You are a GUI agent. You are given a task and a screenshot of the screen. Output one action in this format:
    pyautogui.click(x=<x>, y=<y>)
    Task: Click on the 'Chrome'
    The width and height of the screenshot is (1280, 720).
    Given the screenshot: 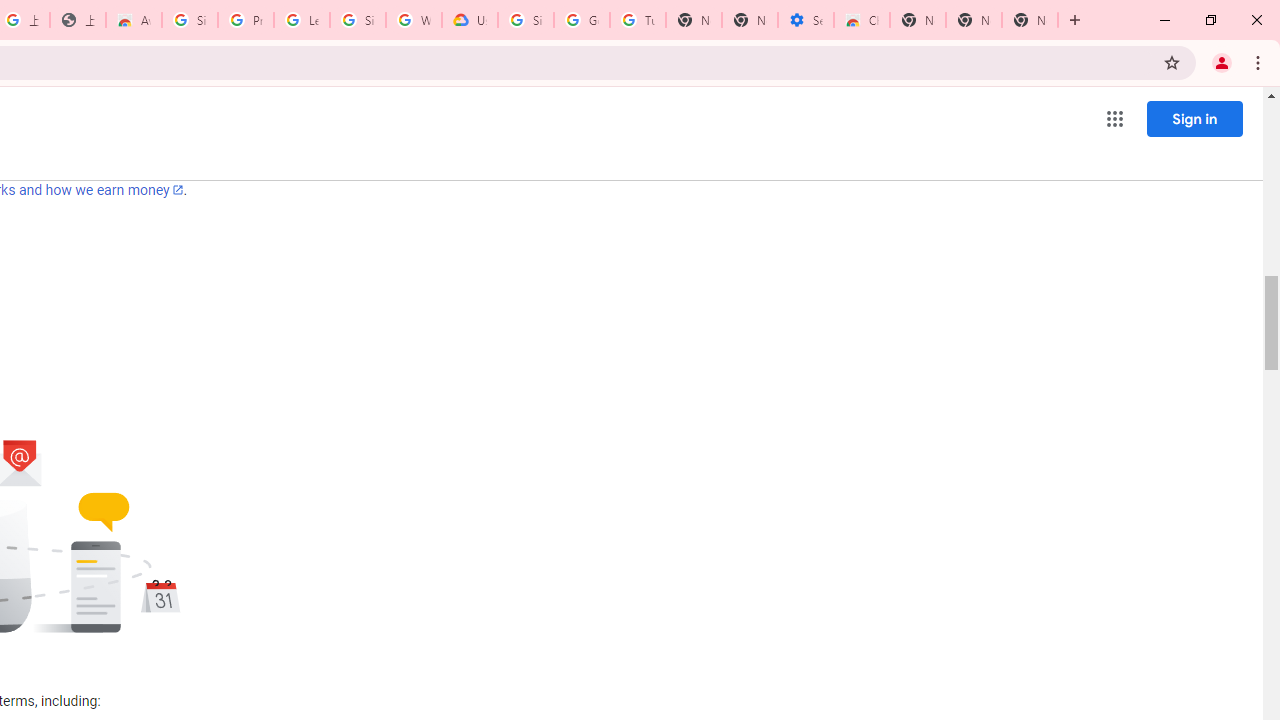 What is the action you would take?
    pyautogui.click(x=1259, y=61)
    